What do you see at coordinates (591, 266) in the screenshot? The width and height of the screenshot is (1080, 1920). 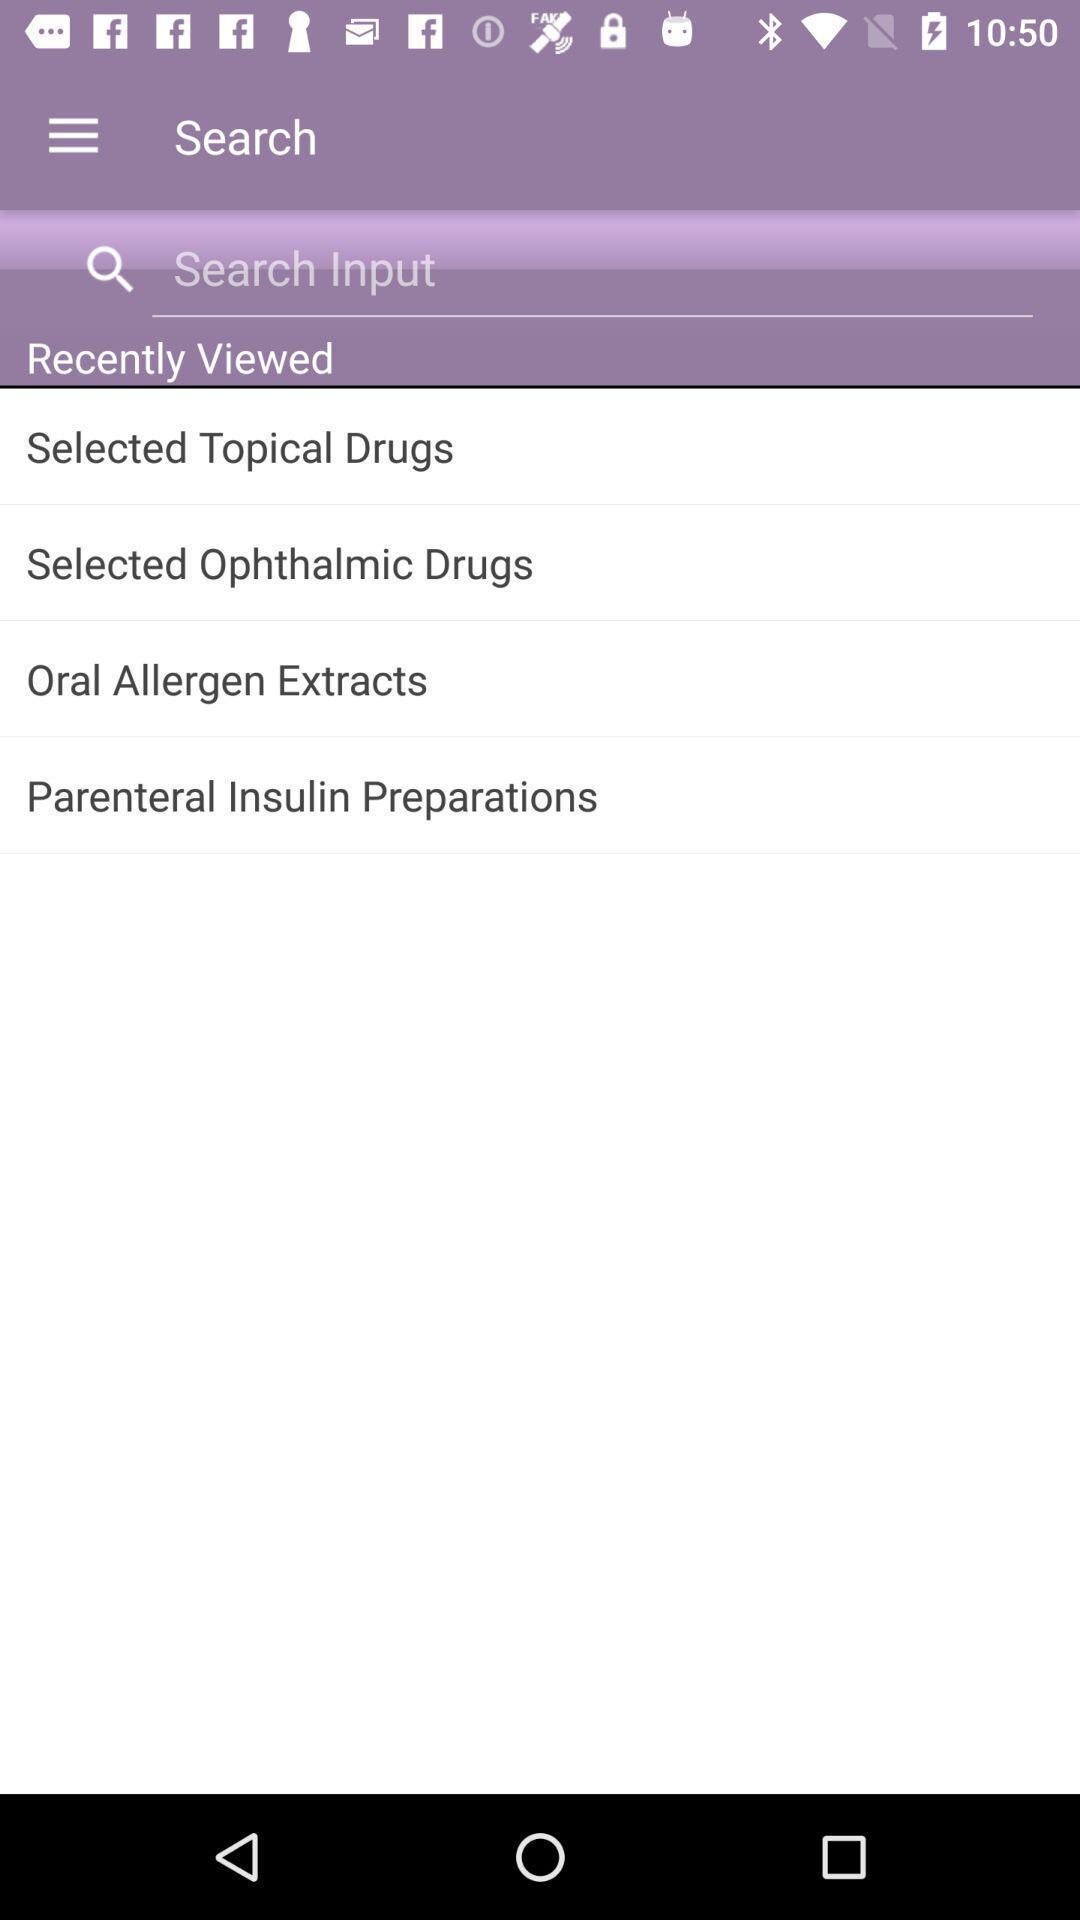 I see `item above the recently viewed` at bounding box center [591, 266].